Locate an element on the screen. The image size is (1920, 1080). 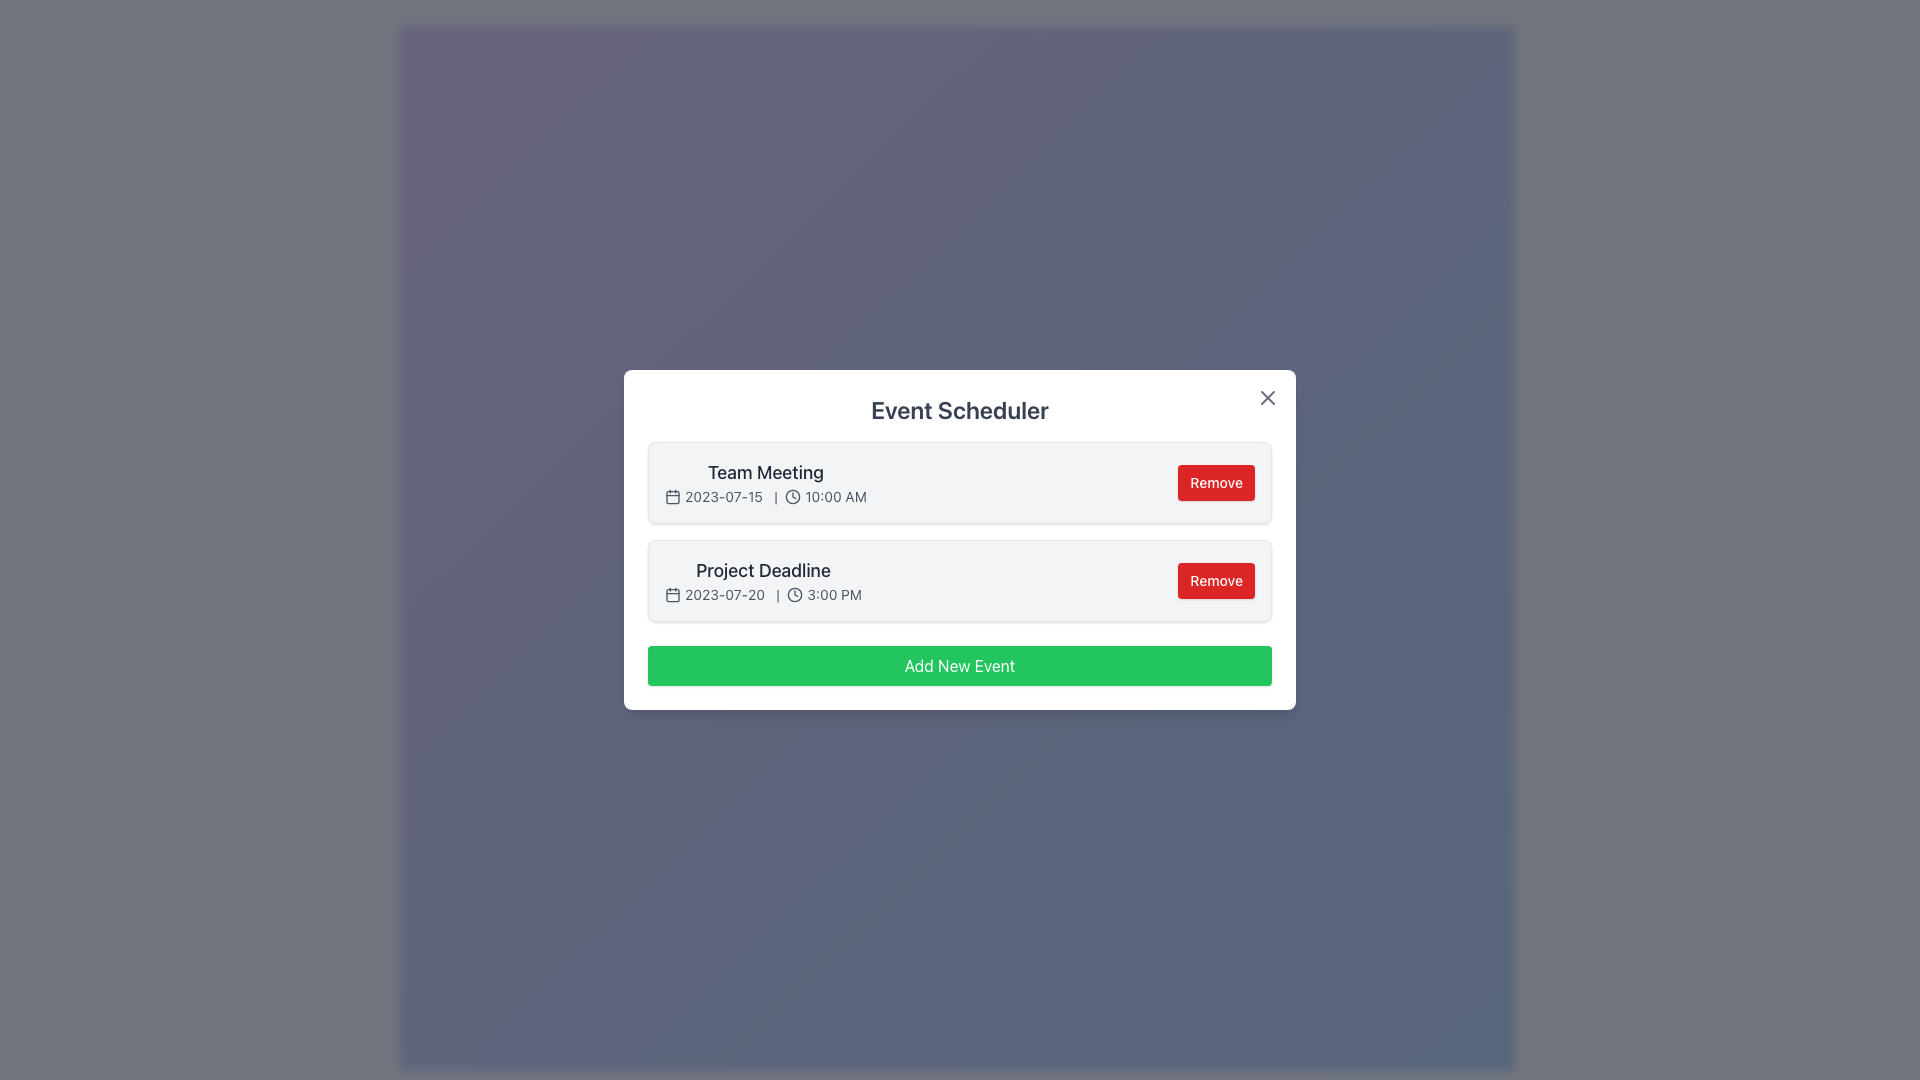
information displayed in the text label showing 'Team Meeting 2023-07-15 | 10:00 AM', which includes the title and the date and time is located at coordinates (764, 482).